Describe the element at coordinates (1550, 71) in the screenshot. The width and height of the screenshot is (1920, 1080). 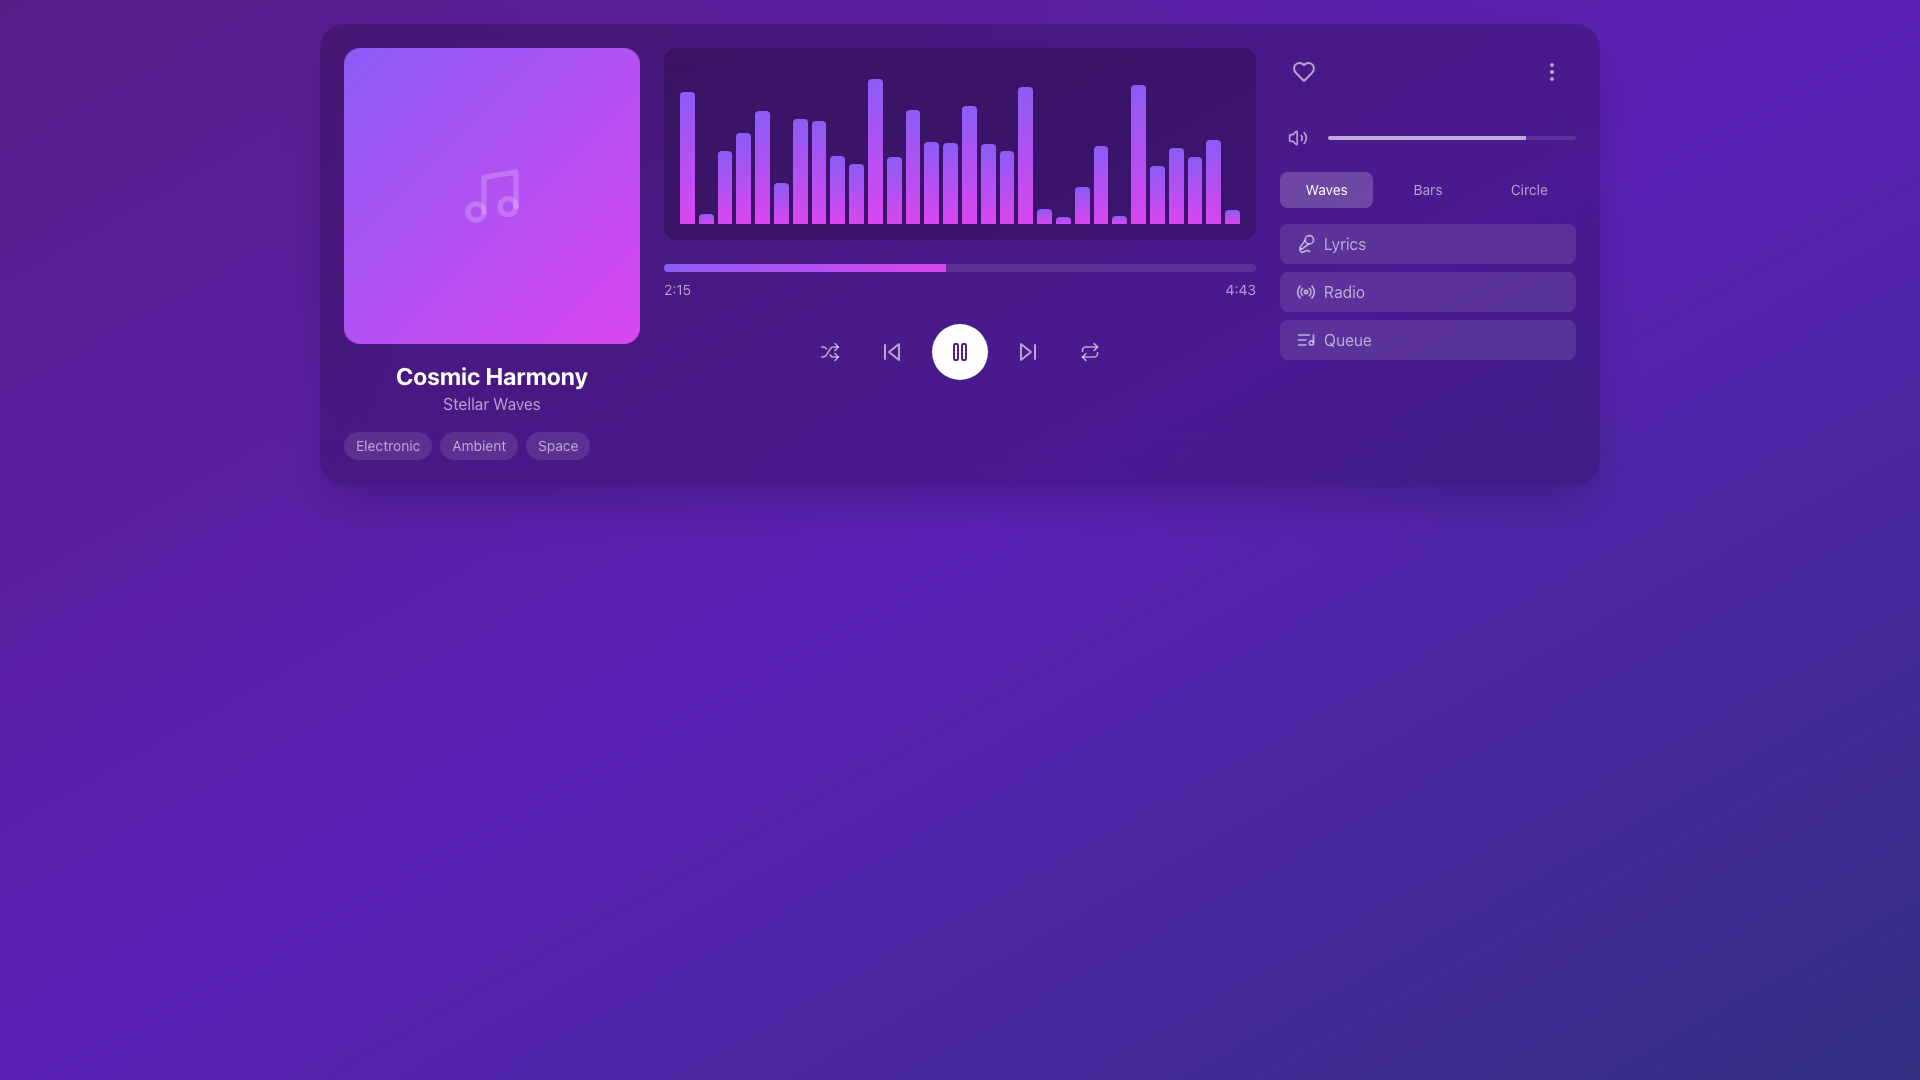
I see `the button located on the far right side of the interface, aligned horizontally with the heart-shaped icon` at that location.